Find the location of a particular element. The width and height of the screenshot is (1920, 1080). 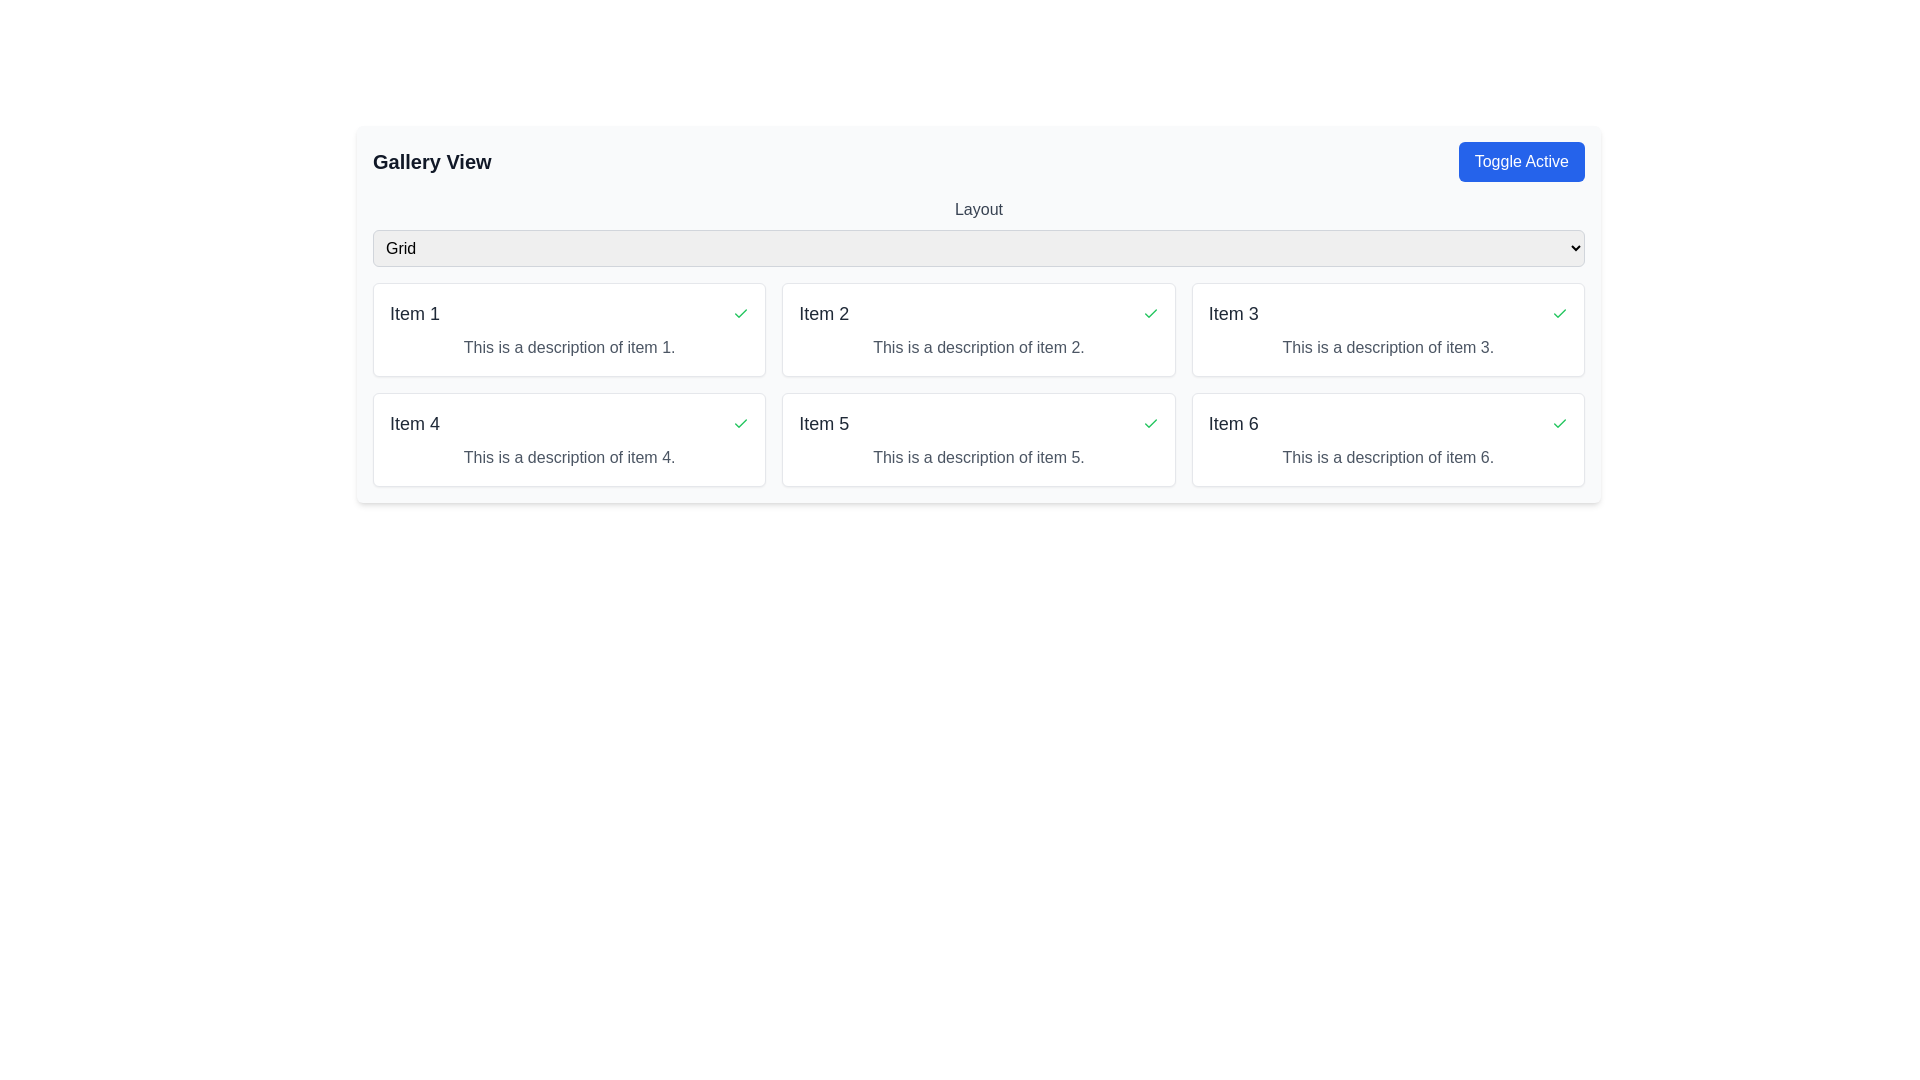

the text element that displays 'This is a description of item 2.' located under the label 'Item 2' is located at coordinates (979, 346).